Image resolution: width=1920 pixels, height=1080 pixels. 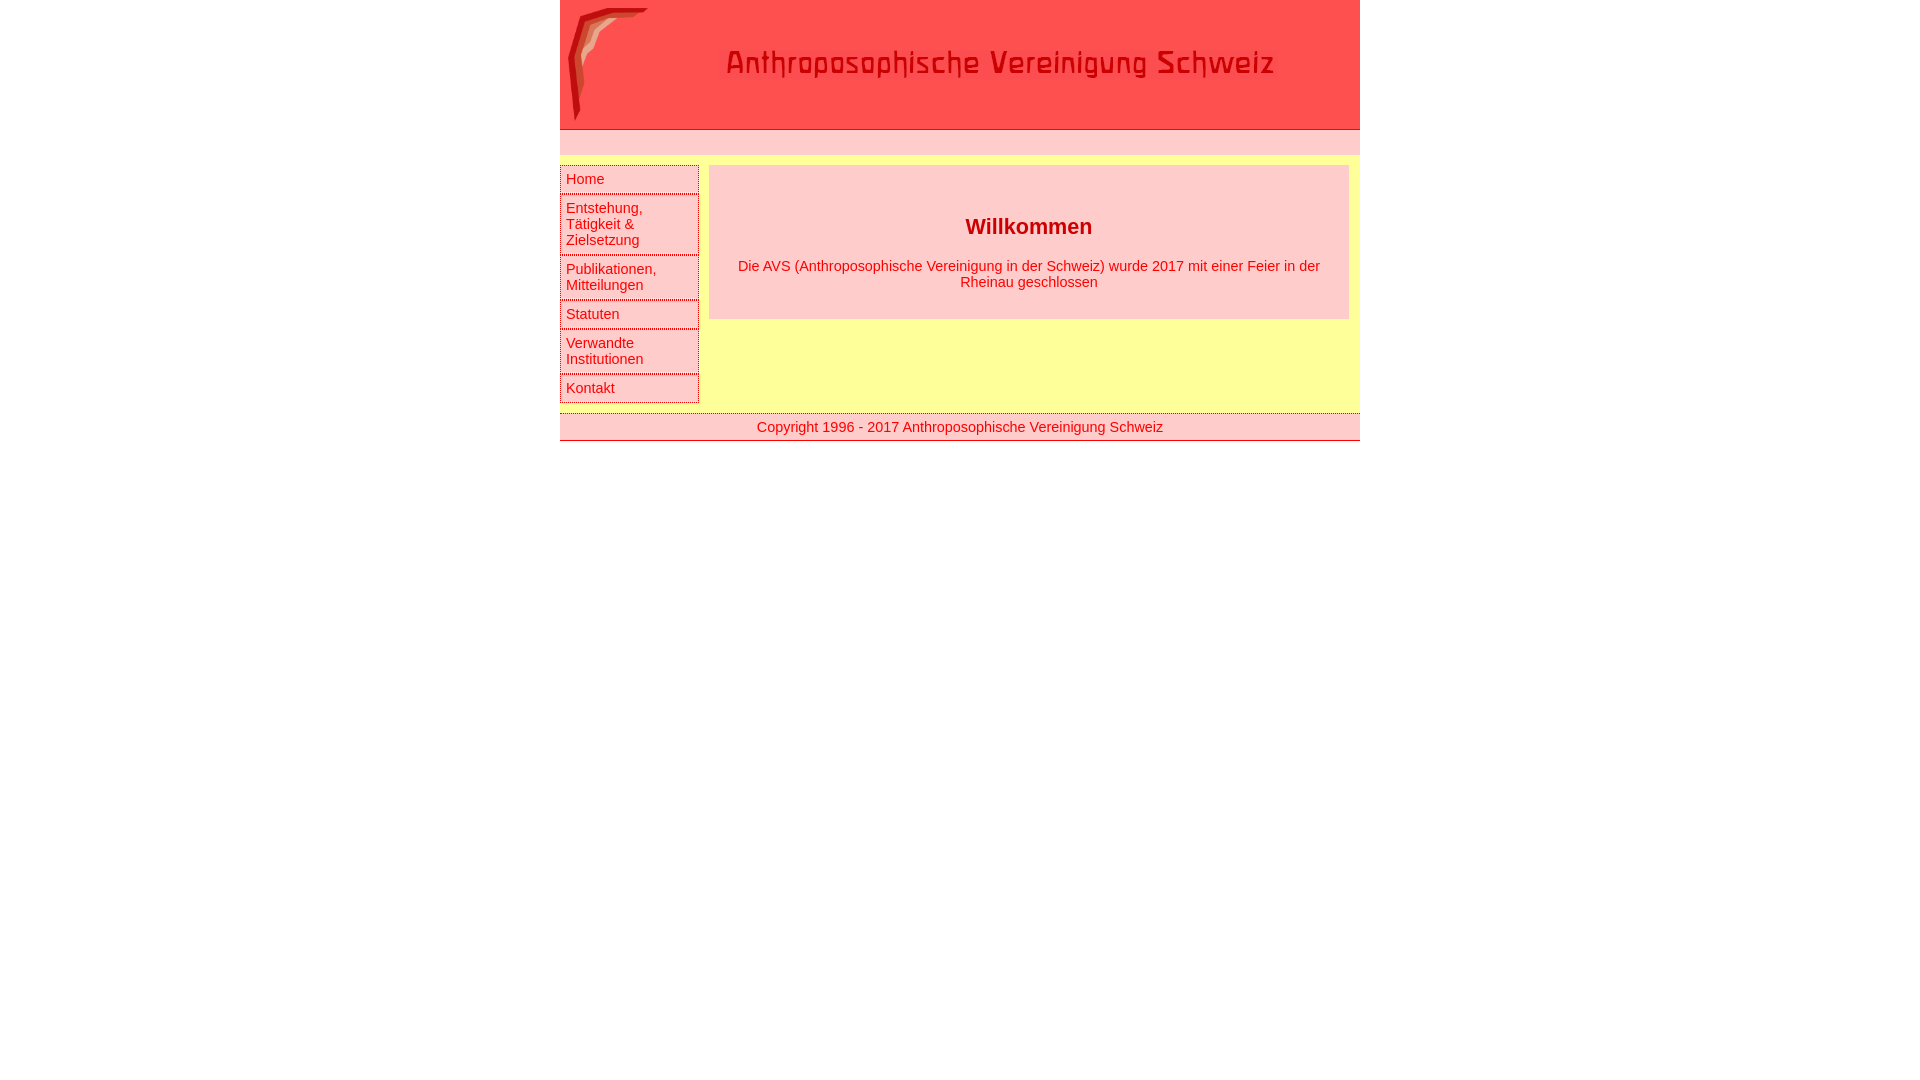 I want to click on 'Verwandte Institutionen', so click(x=560, y=350).